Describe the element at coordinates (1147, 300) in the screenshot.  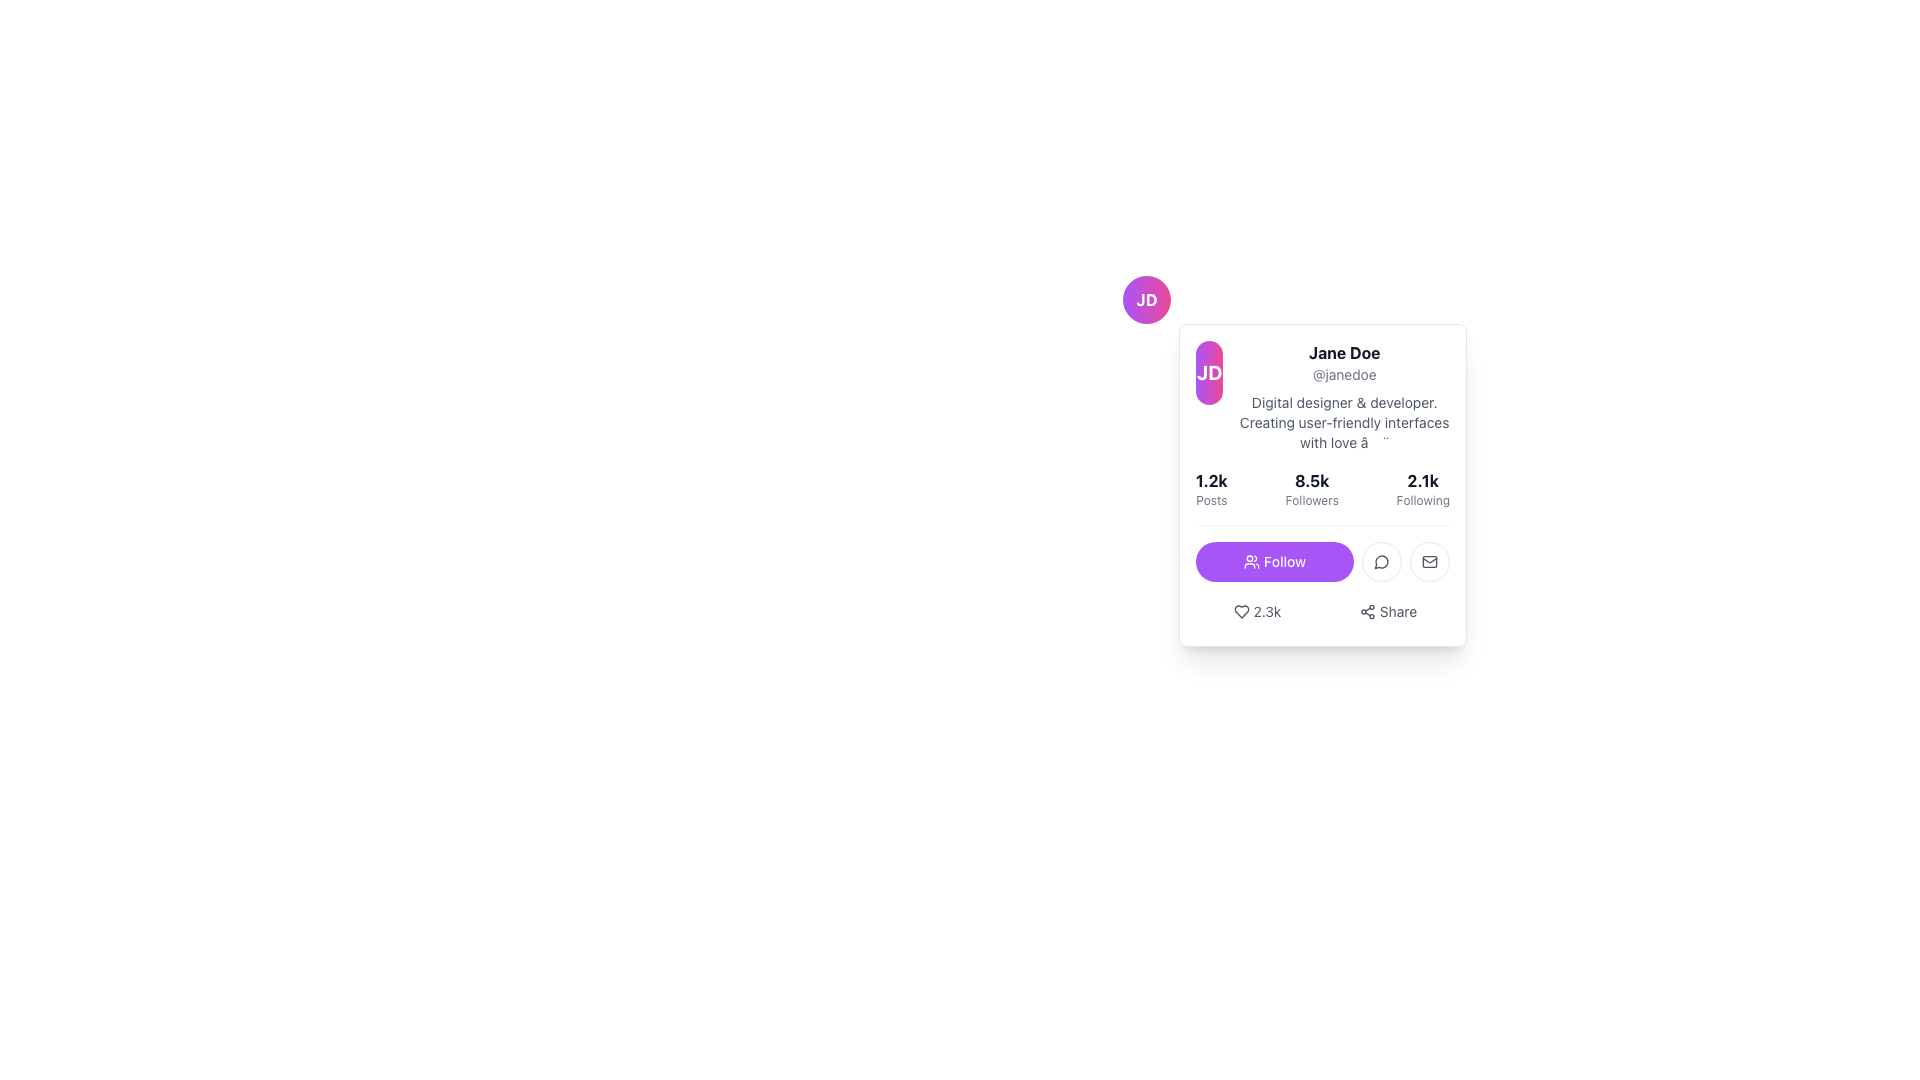
I see `the circular avatar icon with a gradient background and 'JD' in white bold font` at that location.